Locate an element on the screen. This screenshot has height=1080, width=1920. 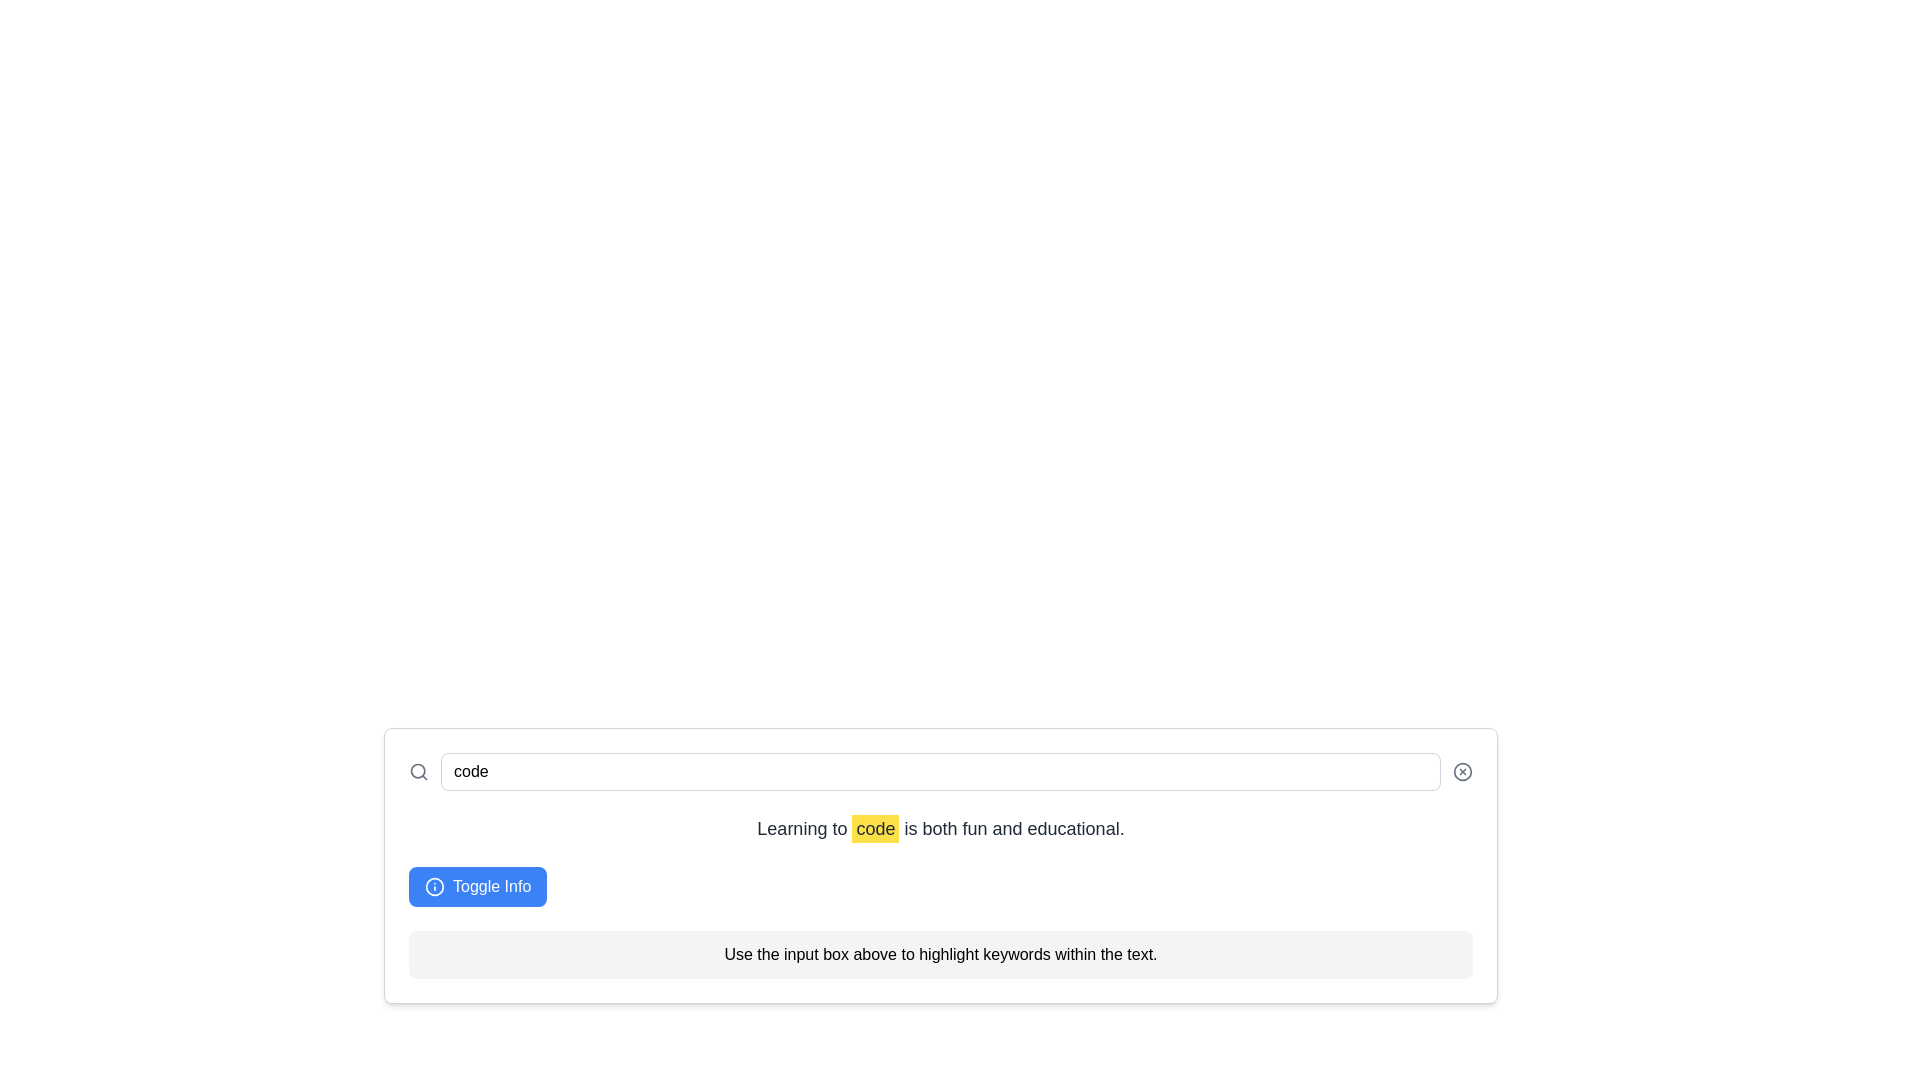
the circular part of the search icon located in the bottom-left corner of the text search box component is located at coordinates (417, 770).